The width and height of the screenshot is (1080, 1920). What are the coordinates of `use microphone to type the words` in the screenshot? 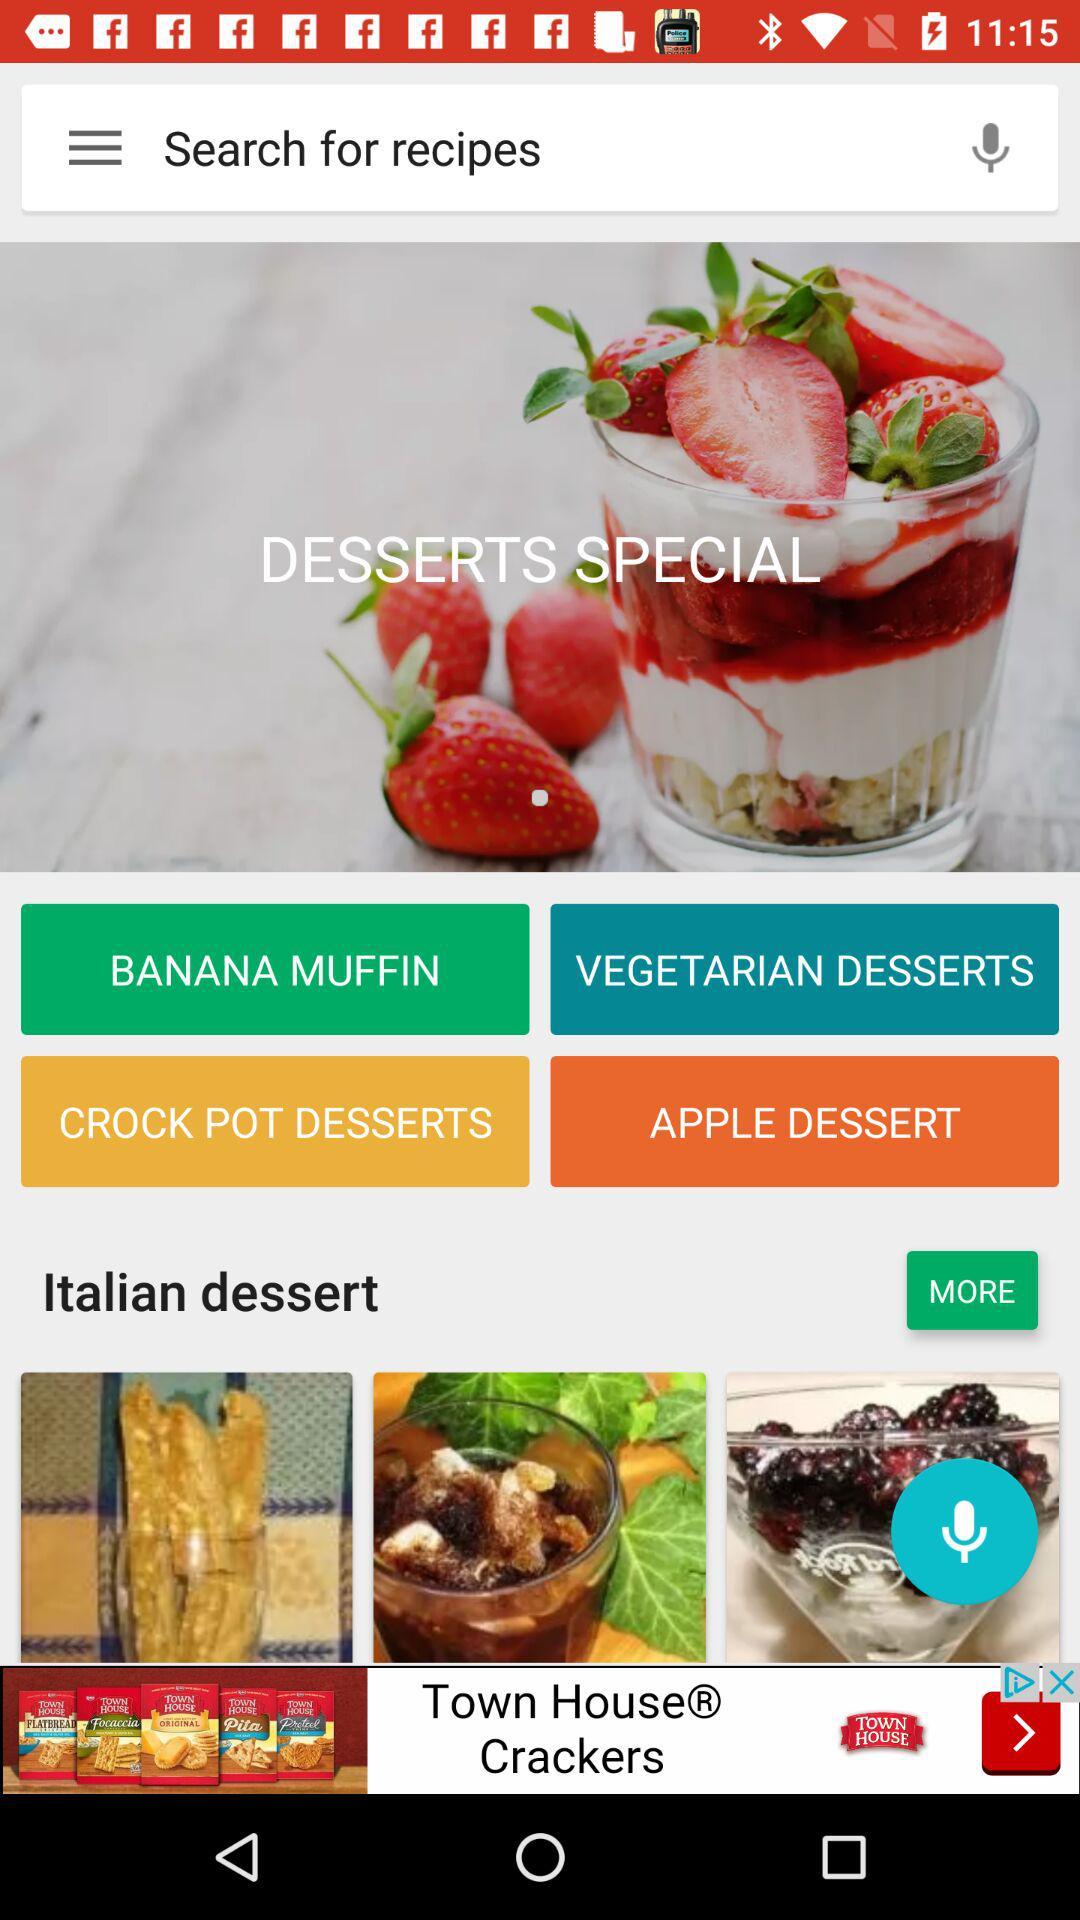 It's located at (990, 146).